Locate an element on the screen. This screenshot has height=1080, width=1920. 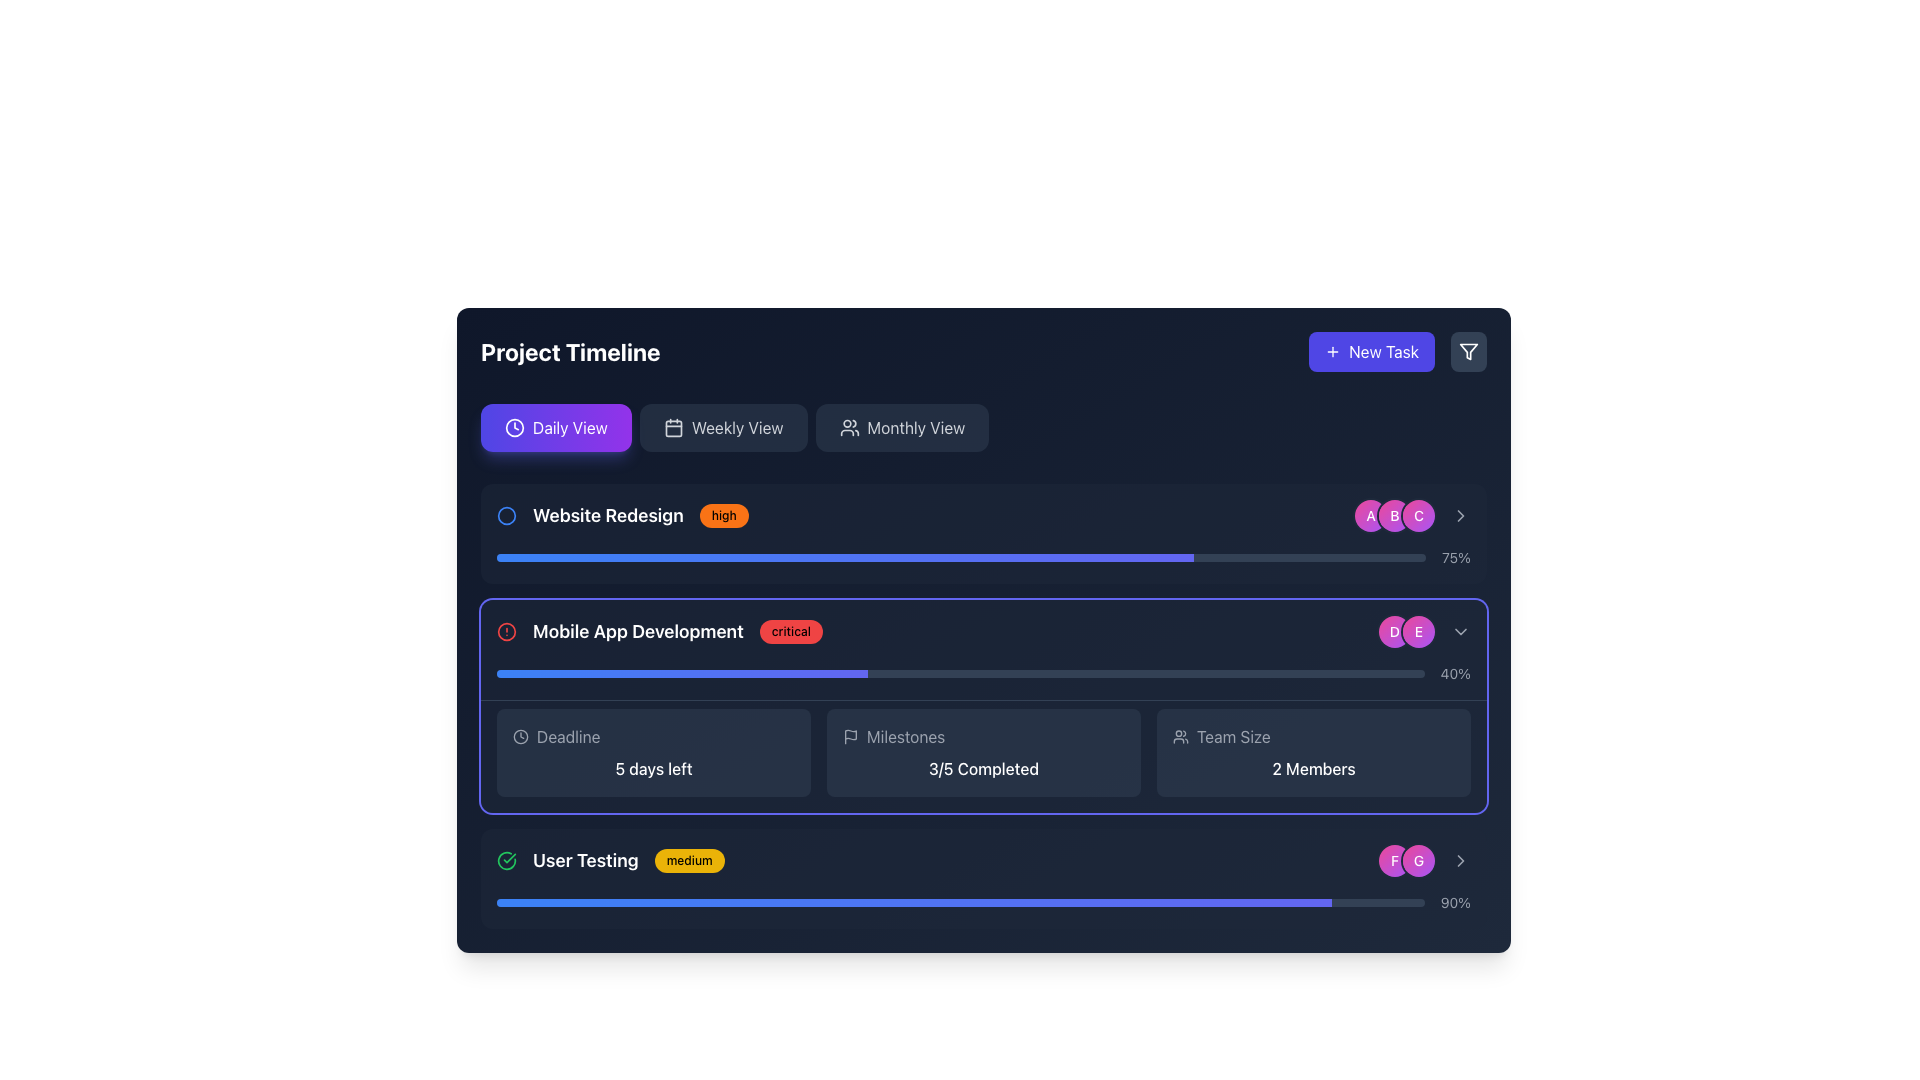
the icon that visually identifies the 'Team Size' information, located at the top-left corner of the card displaying 'Team Size' is located at coordinates (1180, 736).